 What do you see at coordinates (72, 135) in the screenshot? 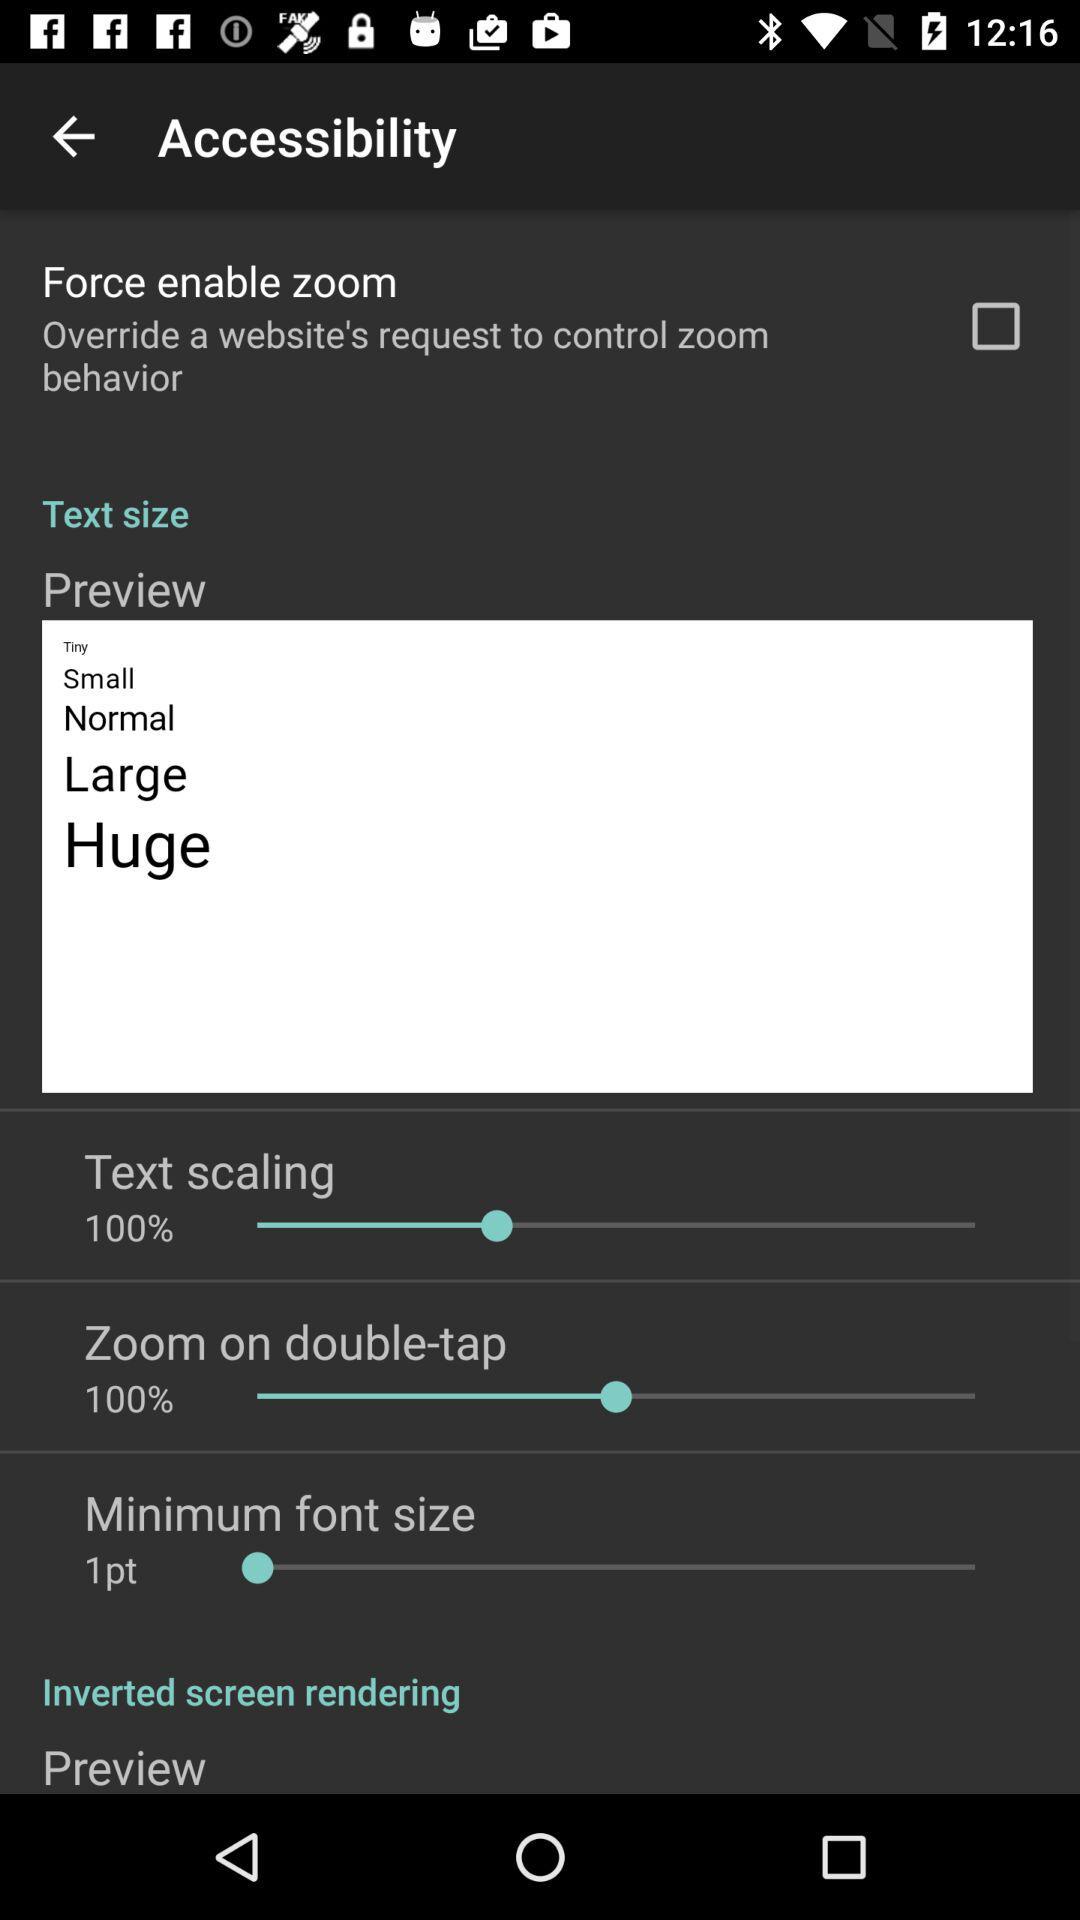
I see `the item next to the accessibility item` at bounding box center [72, 135].